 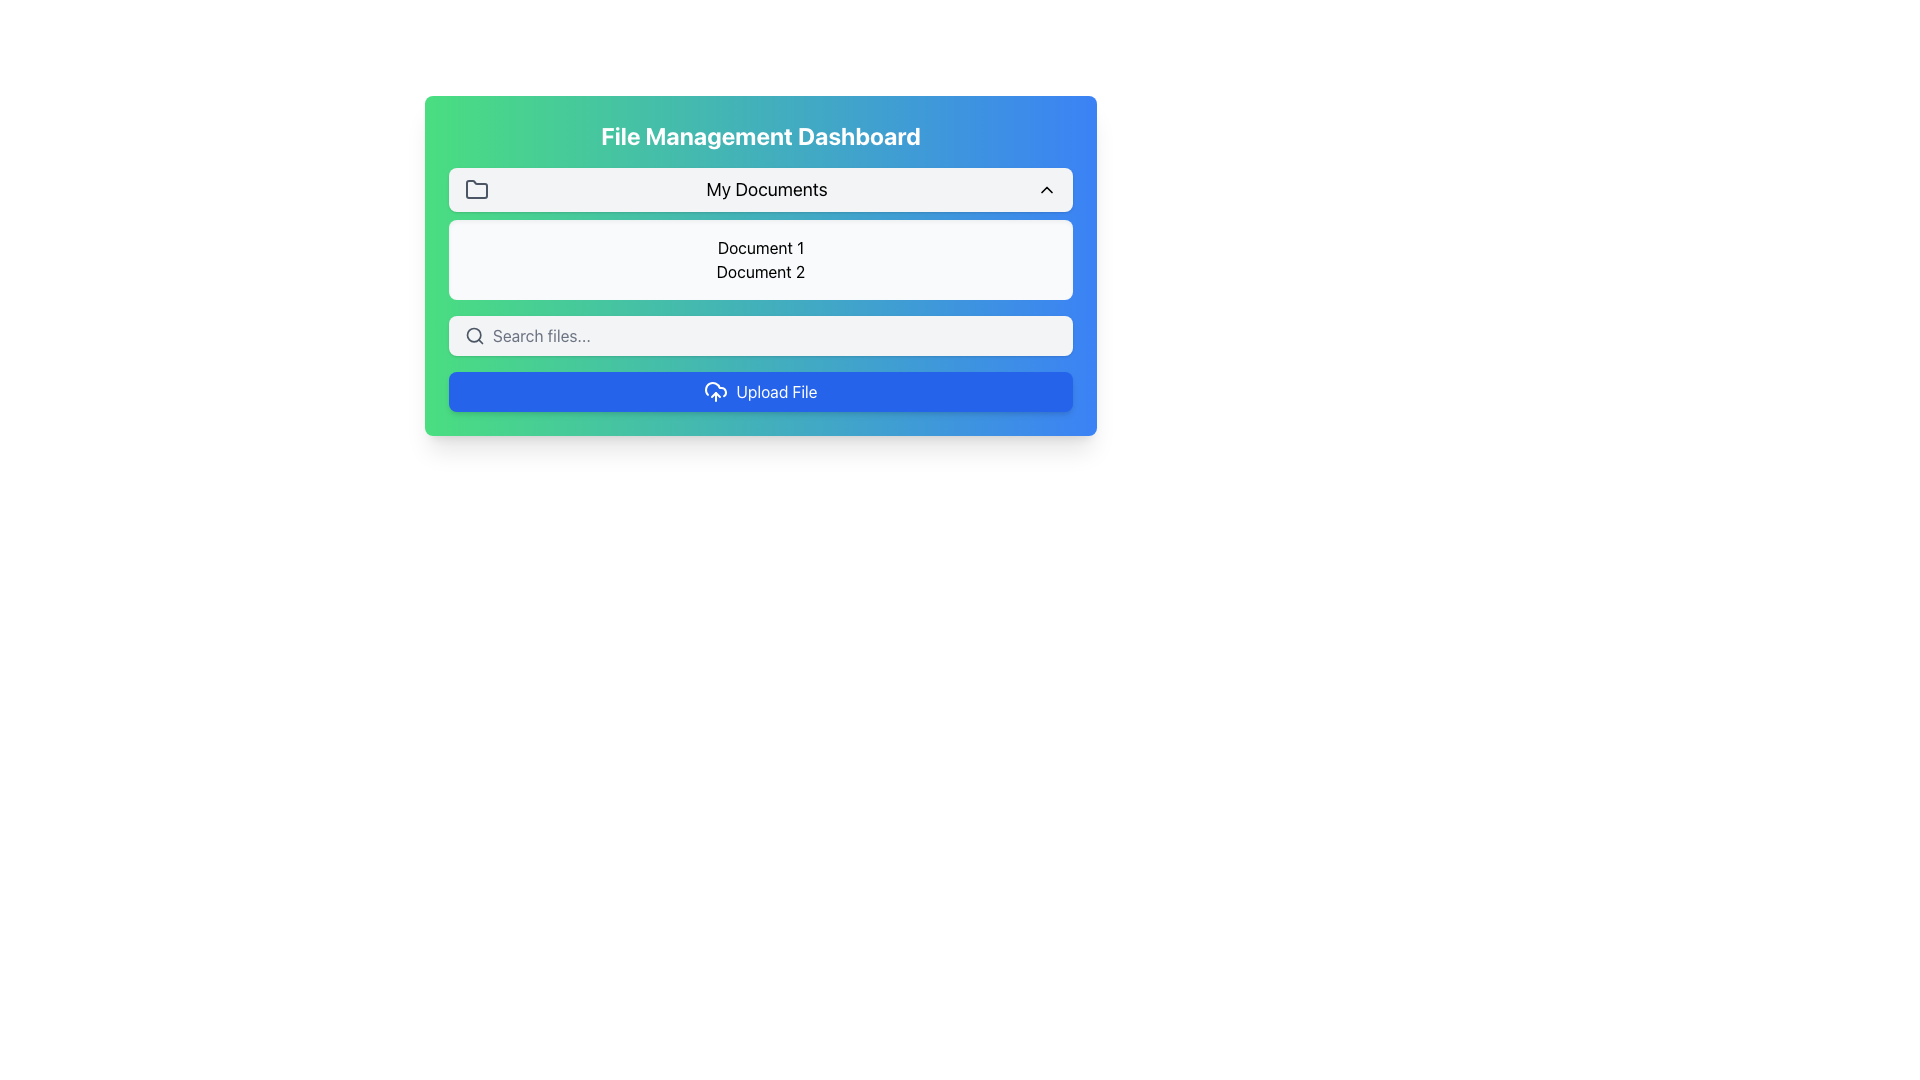 What do you see at coordinates (1045, 189) in the screenshot?
I see `the collapse icon located at the far right of the 'My Documents' section header, adjacent to the 'My Documents' text` at bounding box center [1045, 189].